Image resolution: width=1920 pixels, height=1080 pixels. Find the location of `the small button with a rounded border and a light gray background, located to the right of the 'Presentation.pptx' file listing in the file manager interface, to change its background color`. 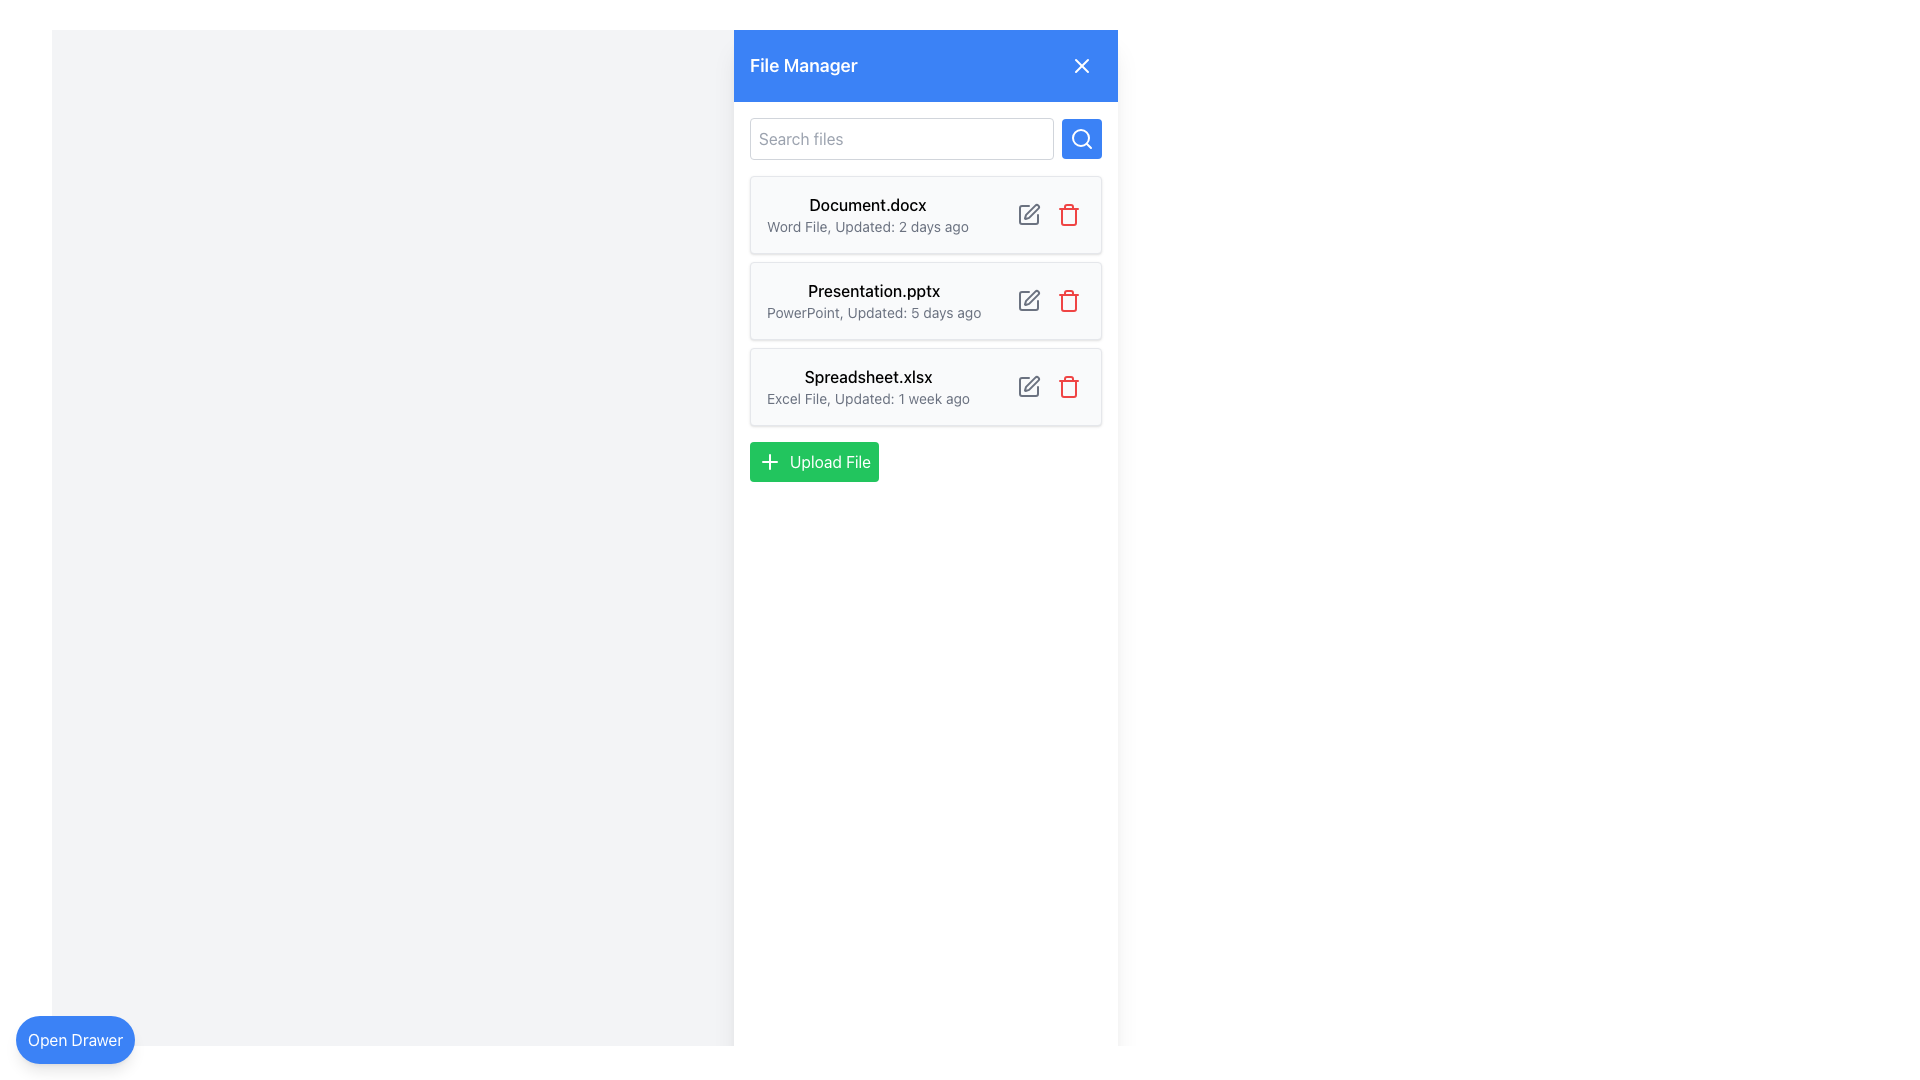

the small button with a rounded border and a light gray background, located to the right of the 'Presentation.pptx' file listing in the file manager interface, to change its background color is located at coordinates (1028, 300).